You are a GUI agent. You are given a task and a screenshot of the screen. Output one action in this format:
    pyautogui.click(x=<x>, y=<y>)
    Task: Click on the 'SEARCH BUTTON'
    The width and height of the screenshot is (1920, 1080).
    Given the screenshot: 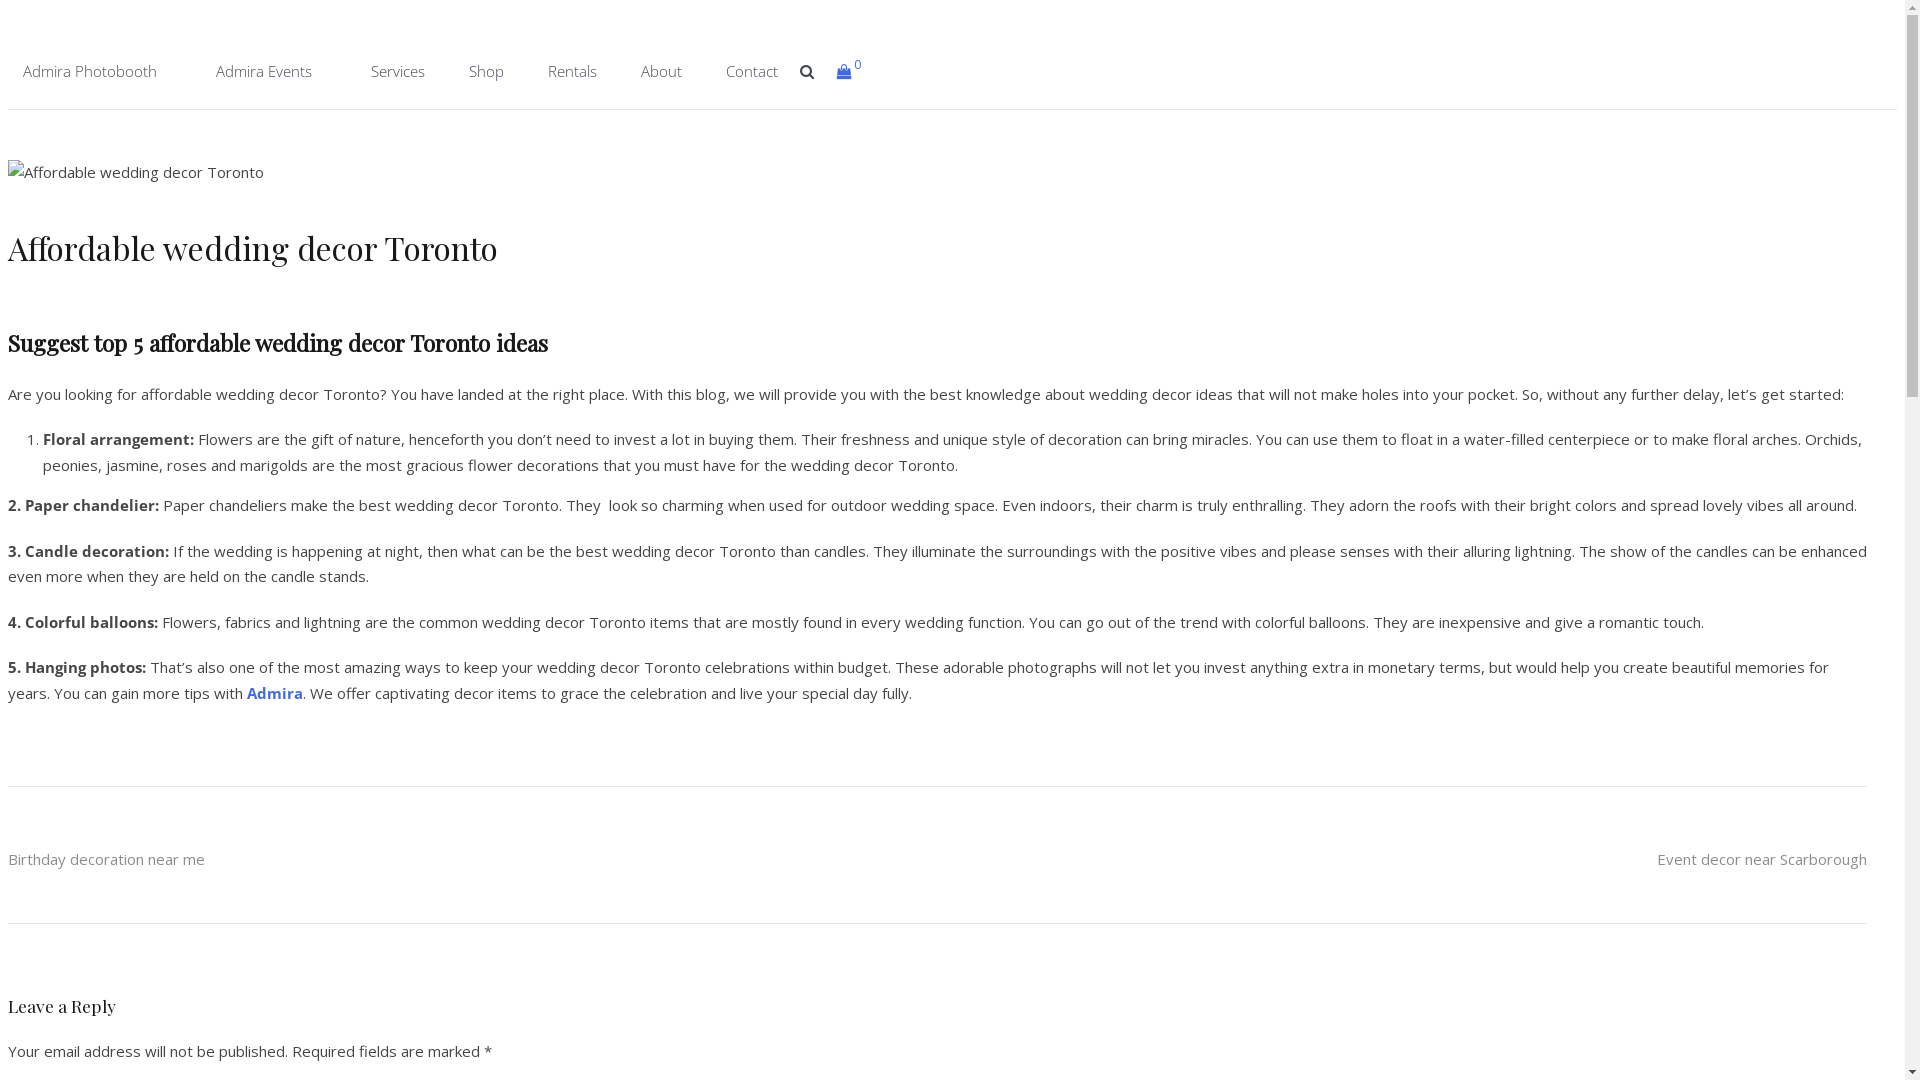 What is the action you would take?
    pyautogui.click(x=807, y=69)
    